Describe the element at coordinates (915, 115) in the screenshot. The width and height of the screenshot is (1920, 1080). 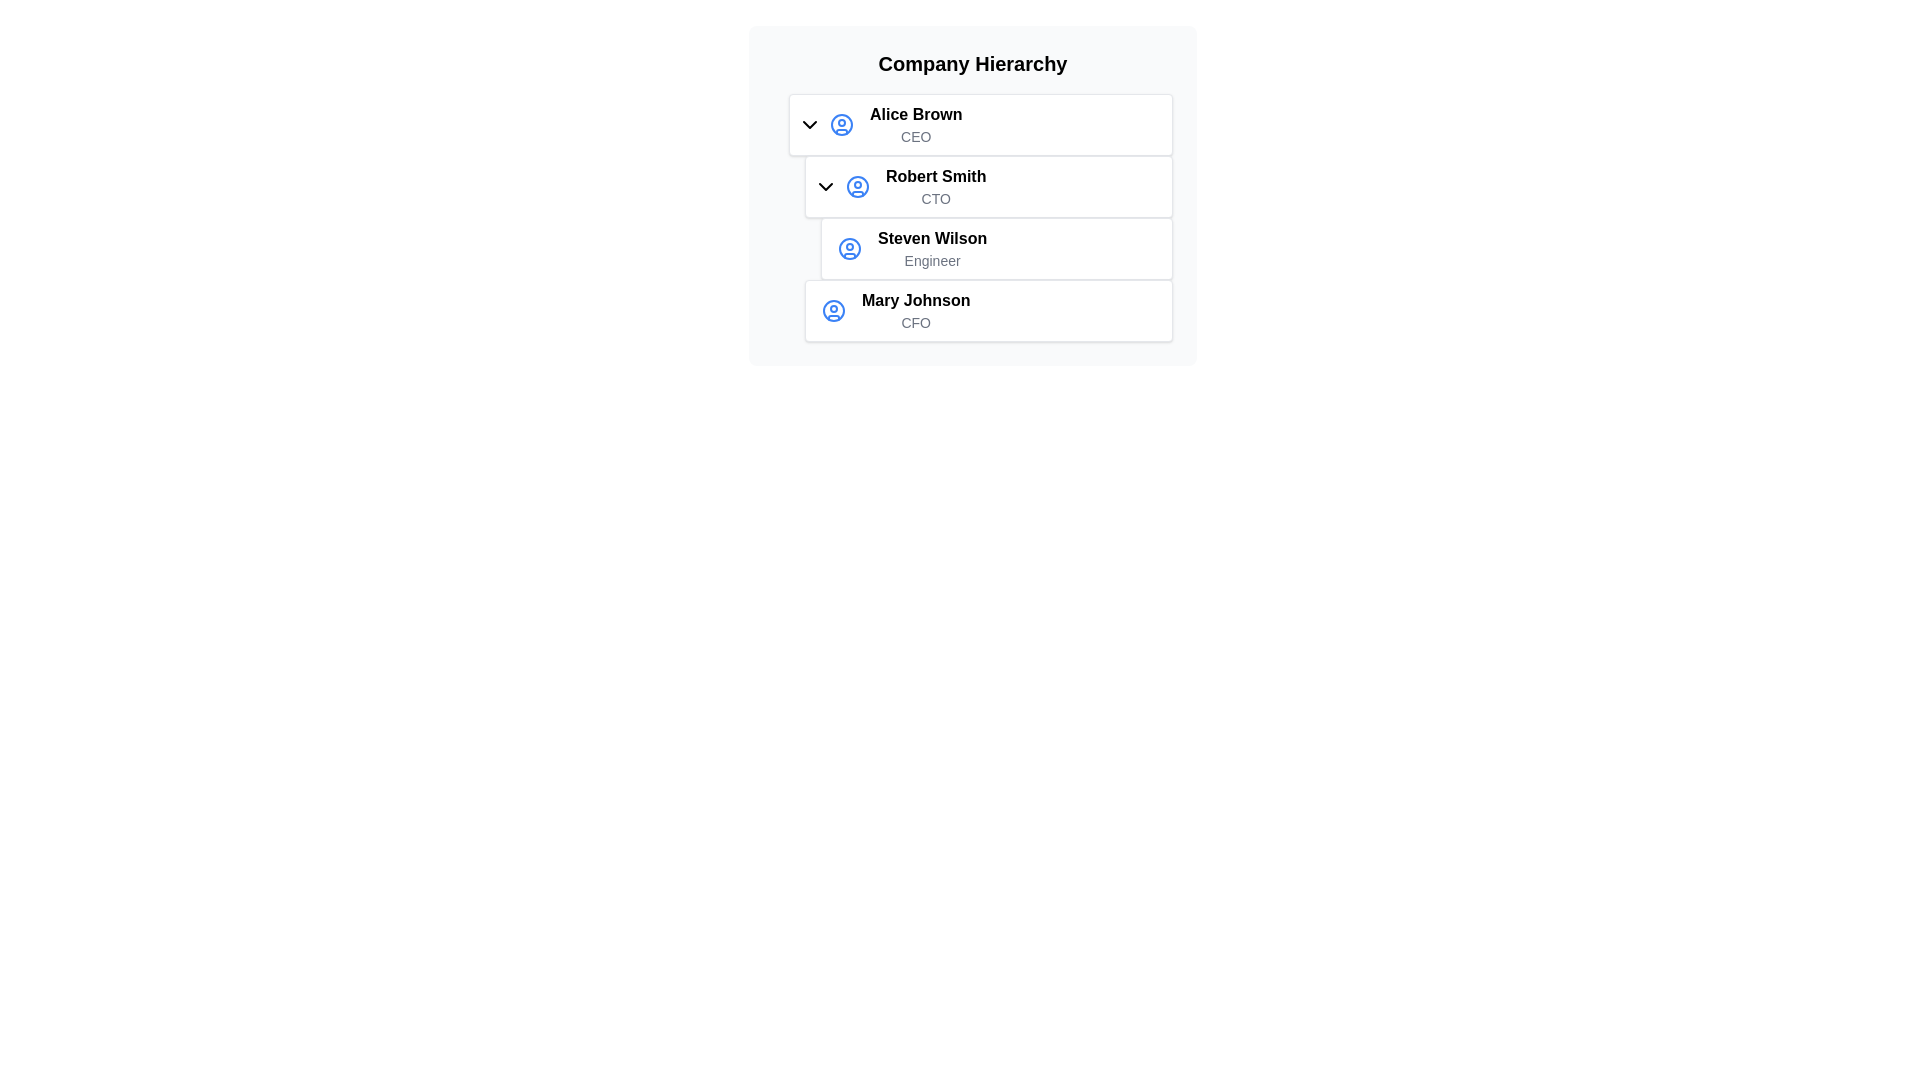
I see `text content of the text label displaying 'Alice Brown', which is styled in bold and indicates the primary role of CEO within the company's organizational structure` at that location.